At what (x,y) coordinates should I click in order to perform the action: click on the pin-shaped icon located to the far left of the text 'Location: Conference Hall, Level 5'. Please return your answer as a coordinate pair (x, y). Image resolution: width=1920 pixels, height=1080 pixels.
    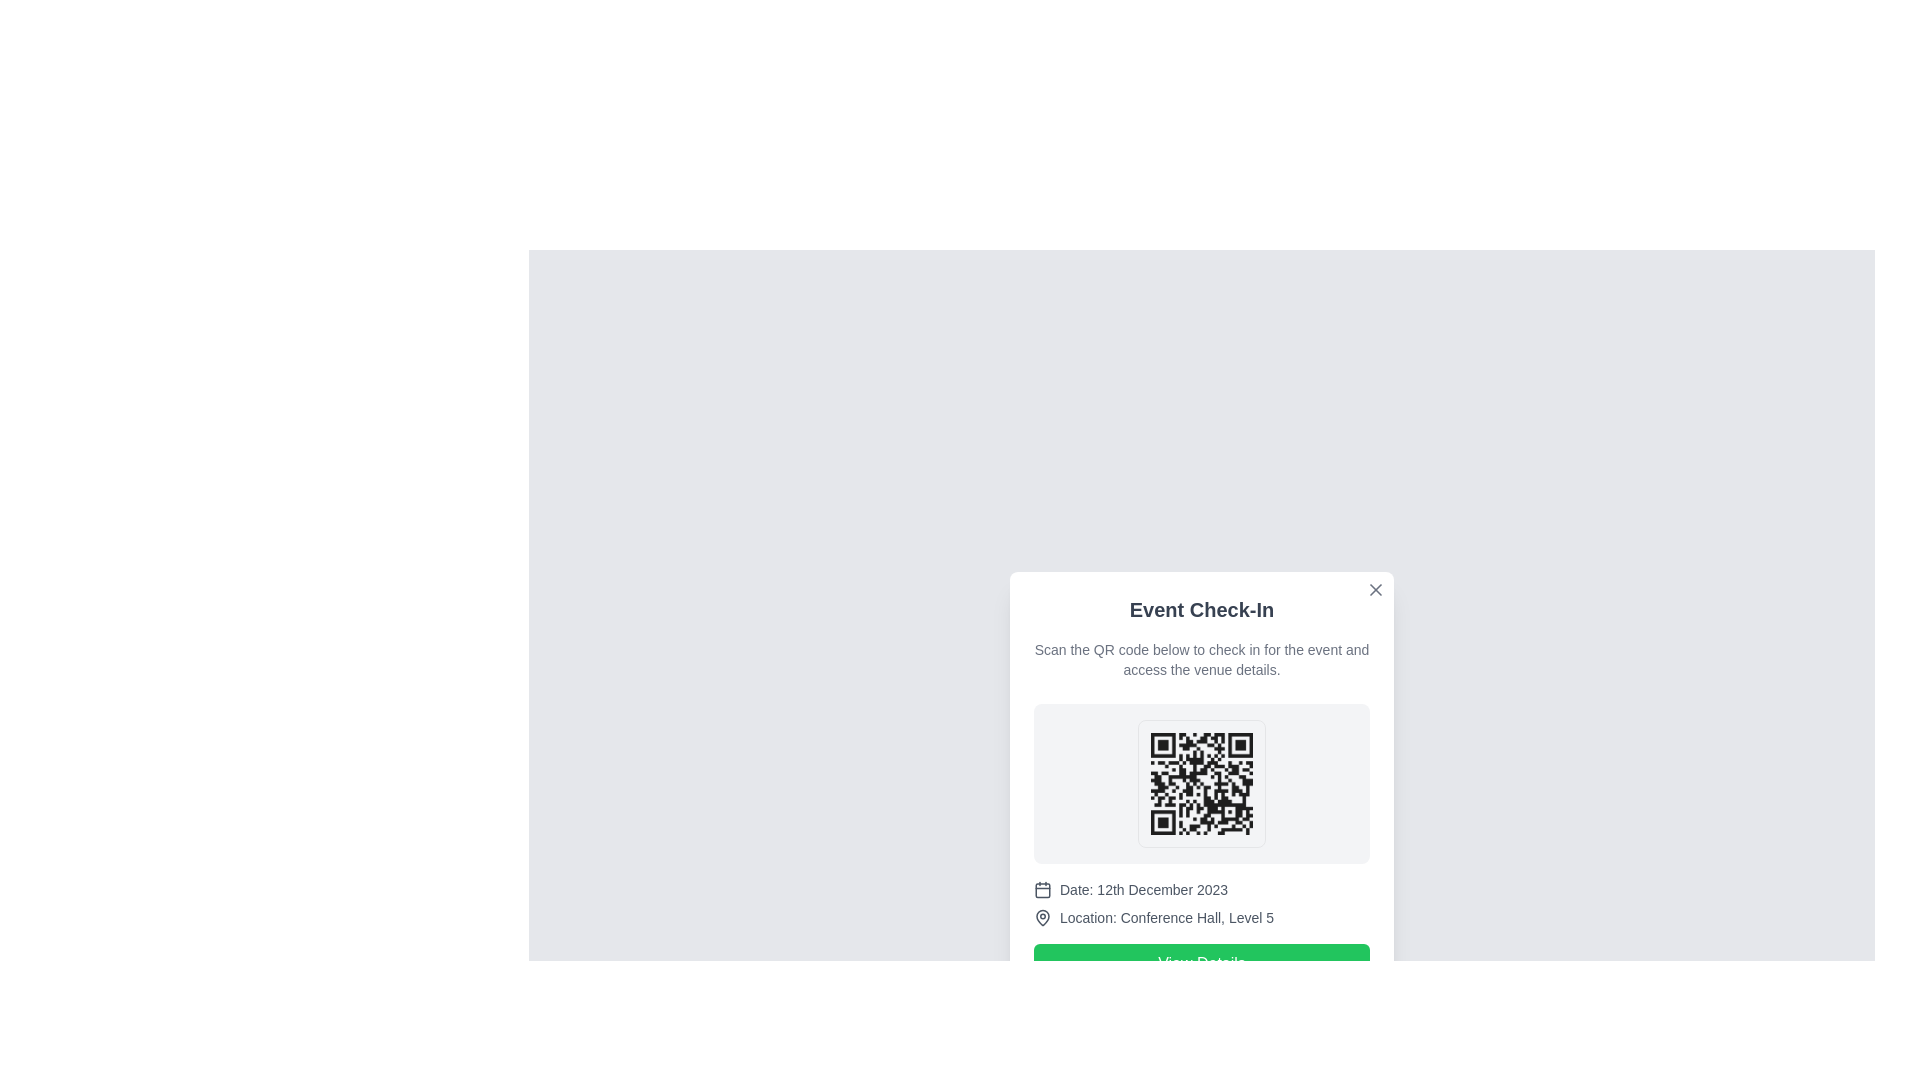
    Looking at the image, I should click on (1041, 918).